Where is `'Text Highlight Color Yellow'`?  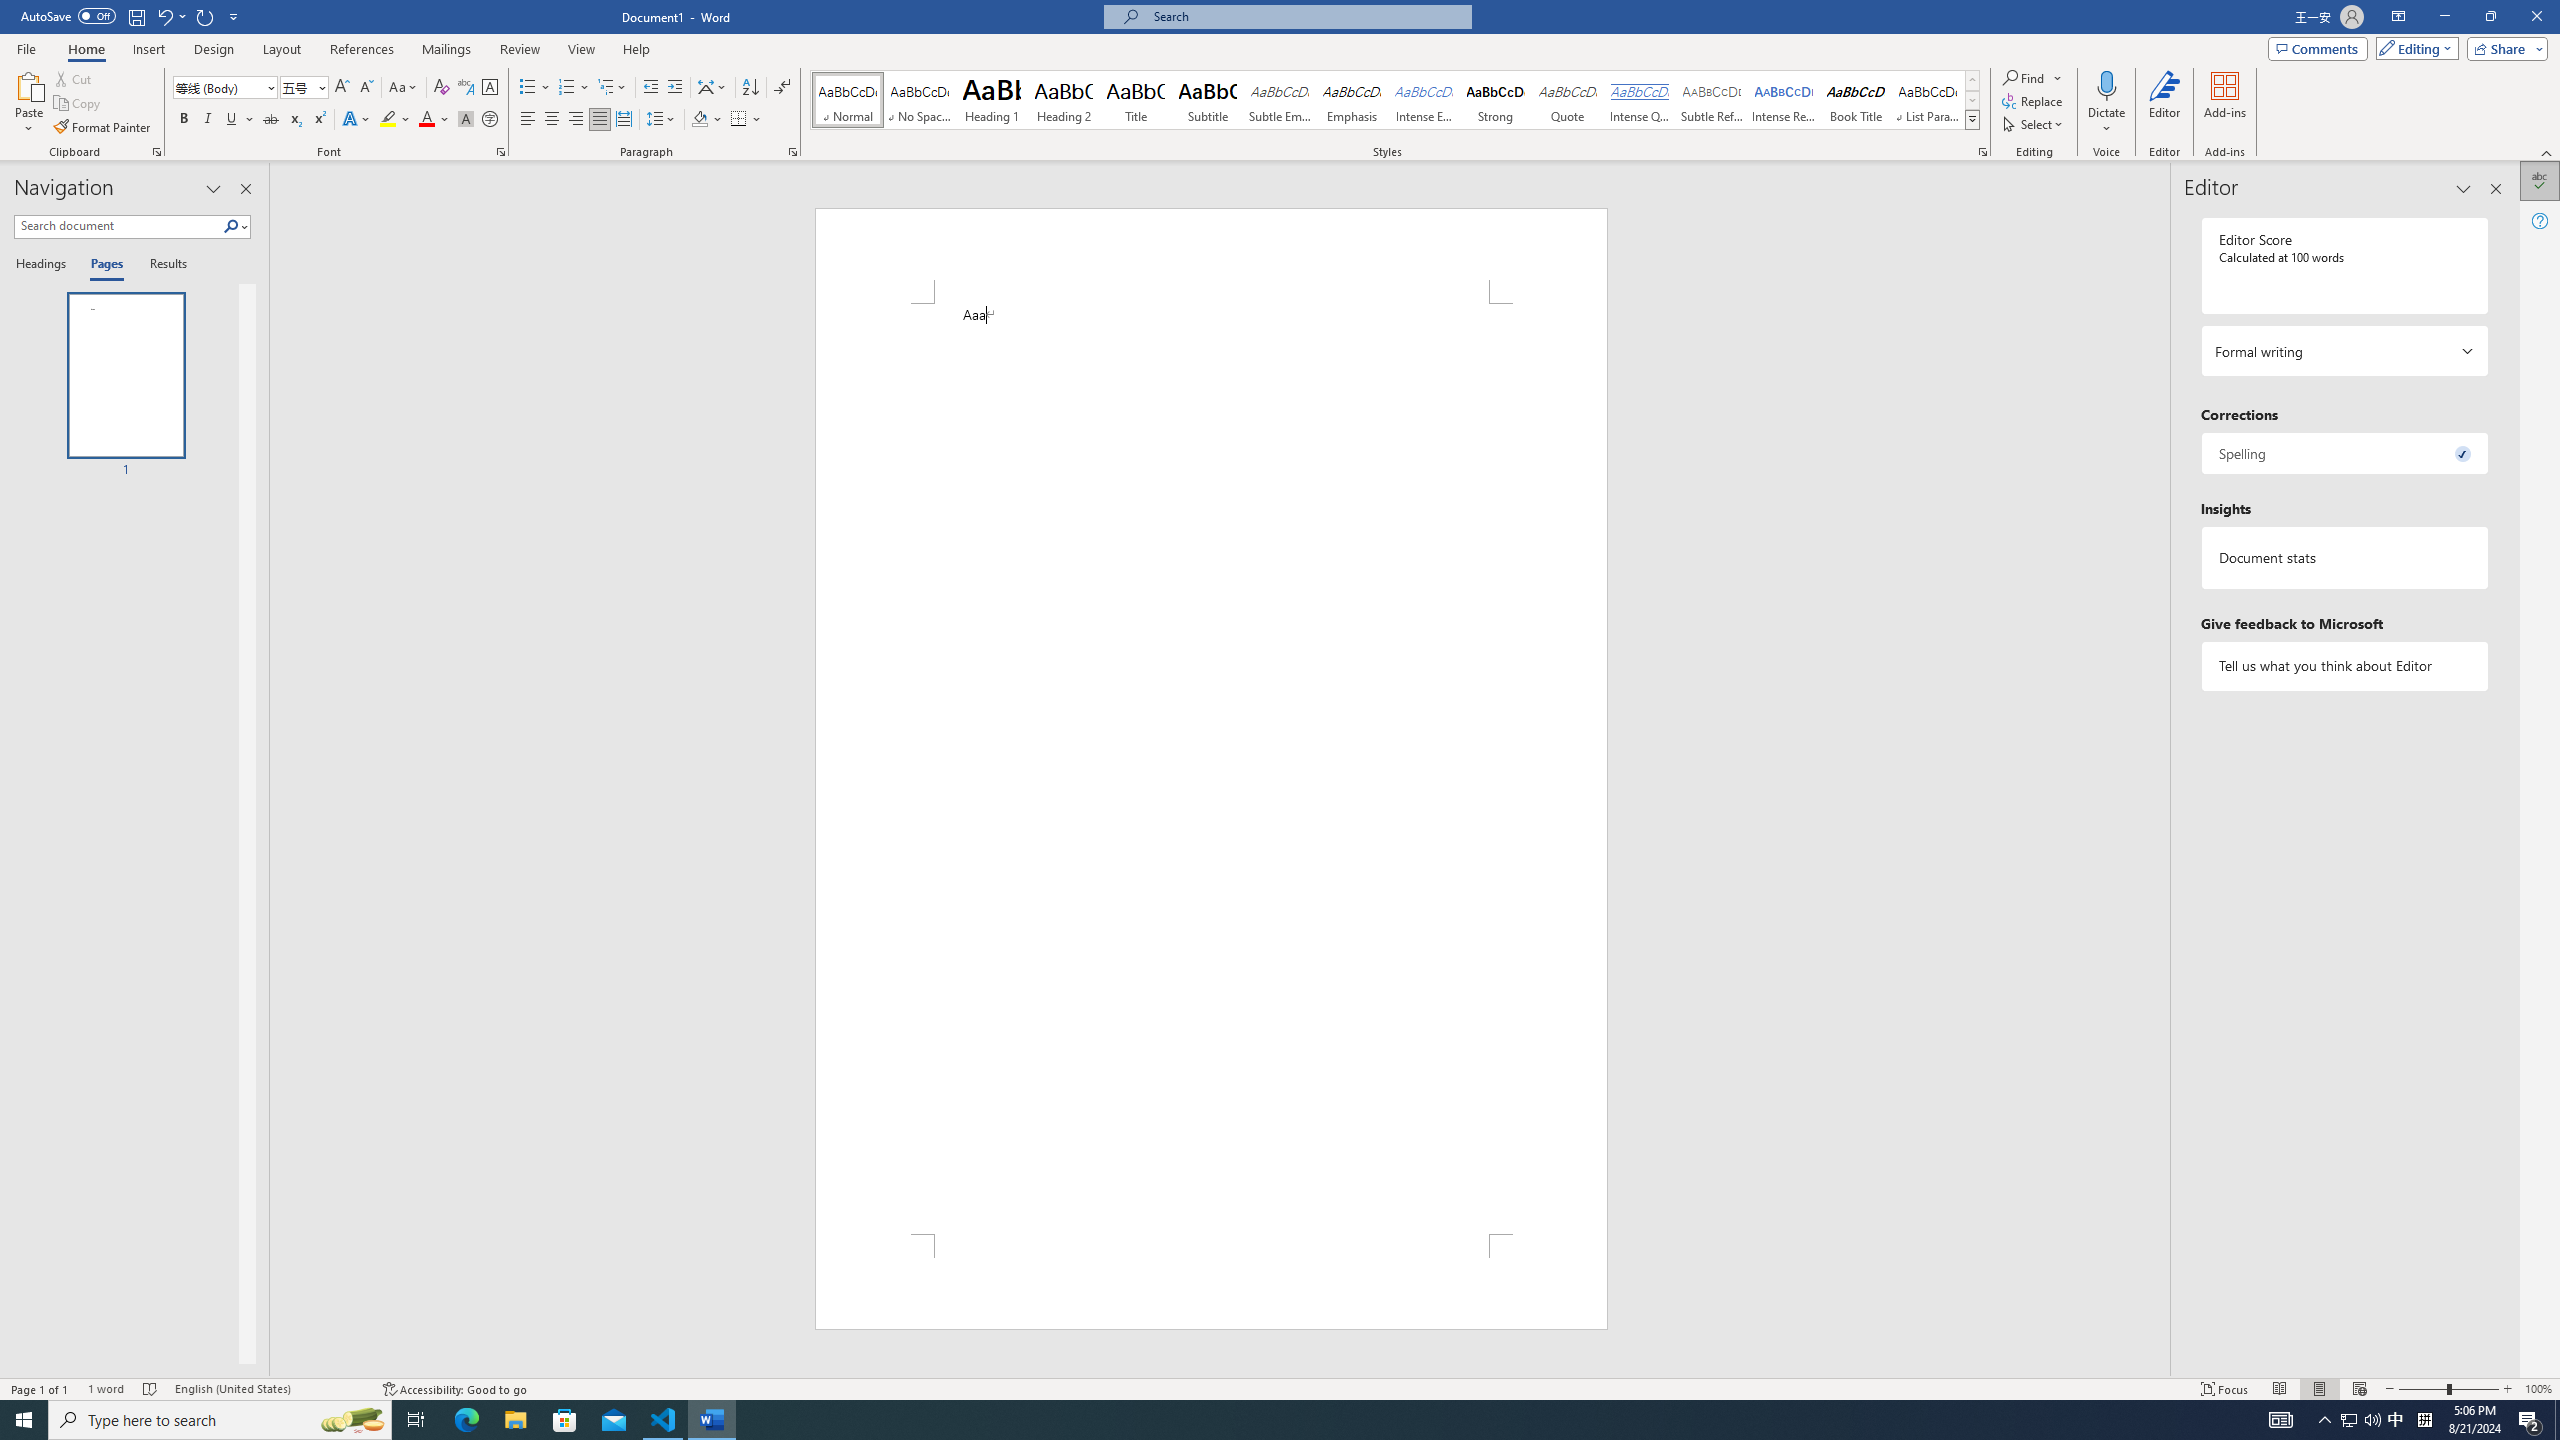
'Text Highlight Color Yellow' is located at coordinates (387, 118).